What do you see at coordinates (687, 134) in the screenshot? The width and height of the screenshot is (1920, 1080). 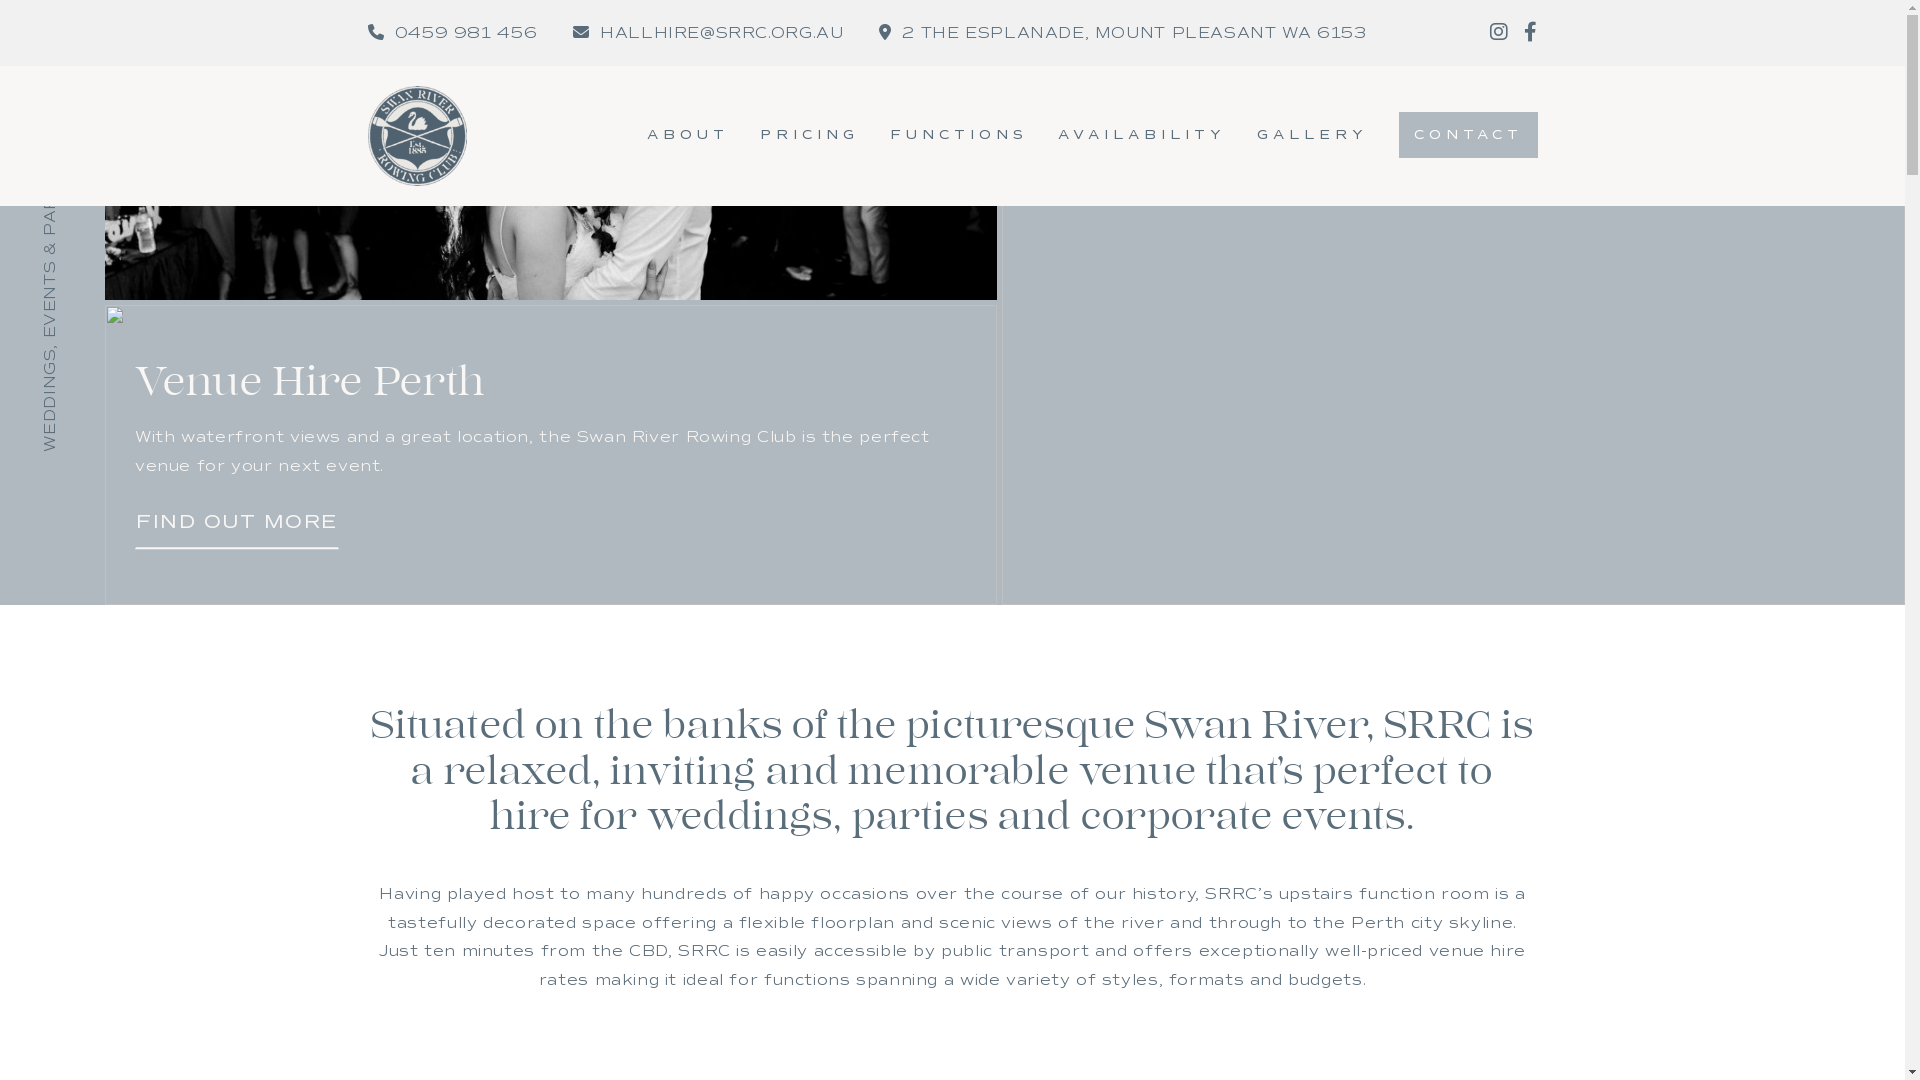 I see `'ABOUT'` at bounding box center [687, 134].